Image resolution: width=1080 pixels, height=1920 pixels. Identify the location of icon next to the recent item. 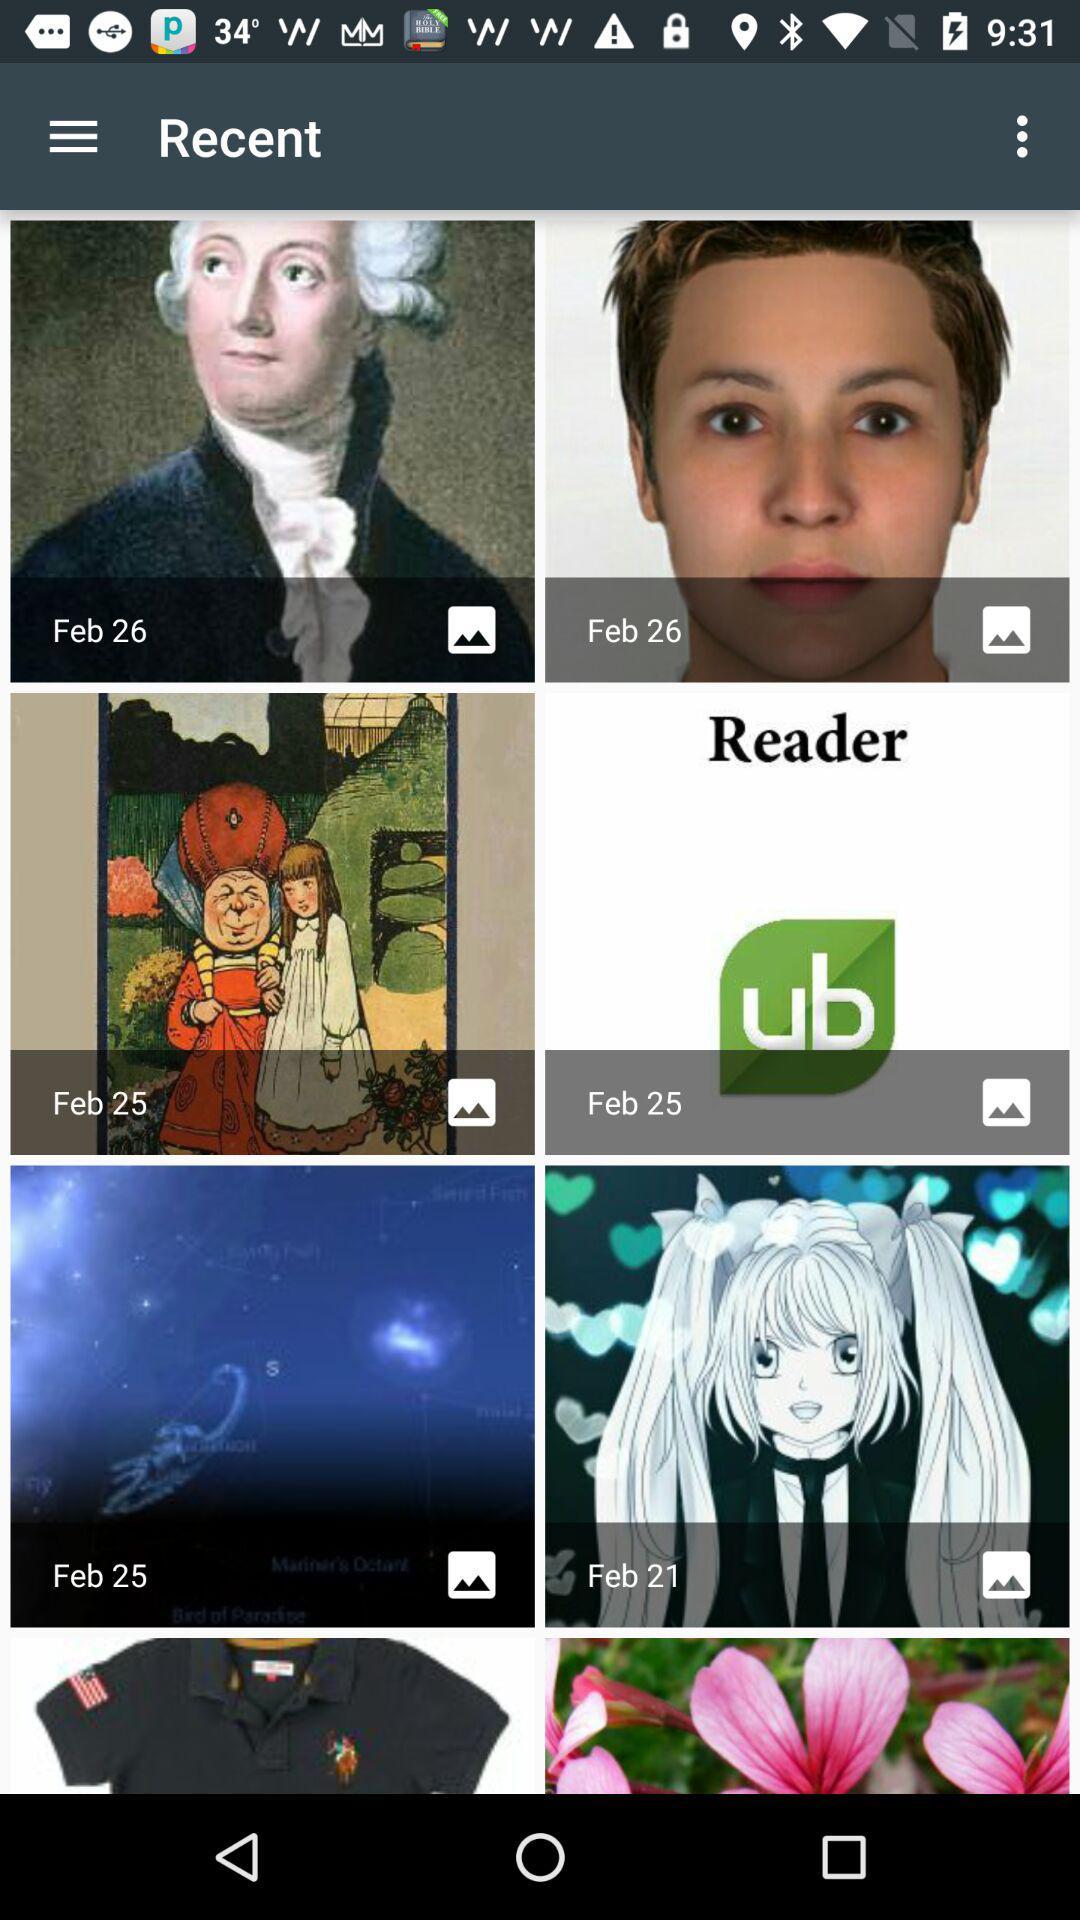
(1027, 135).